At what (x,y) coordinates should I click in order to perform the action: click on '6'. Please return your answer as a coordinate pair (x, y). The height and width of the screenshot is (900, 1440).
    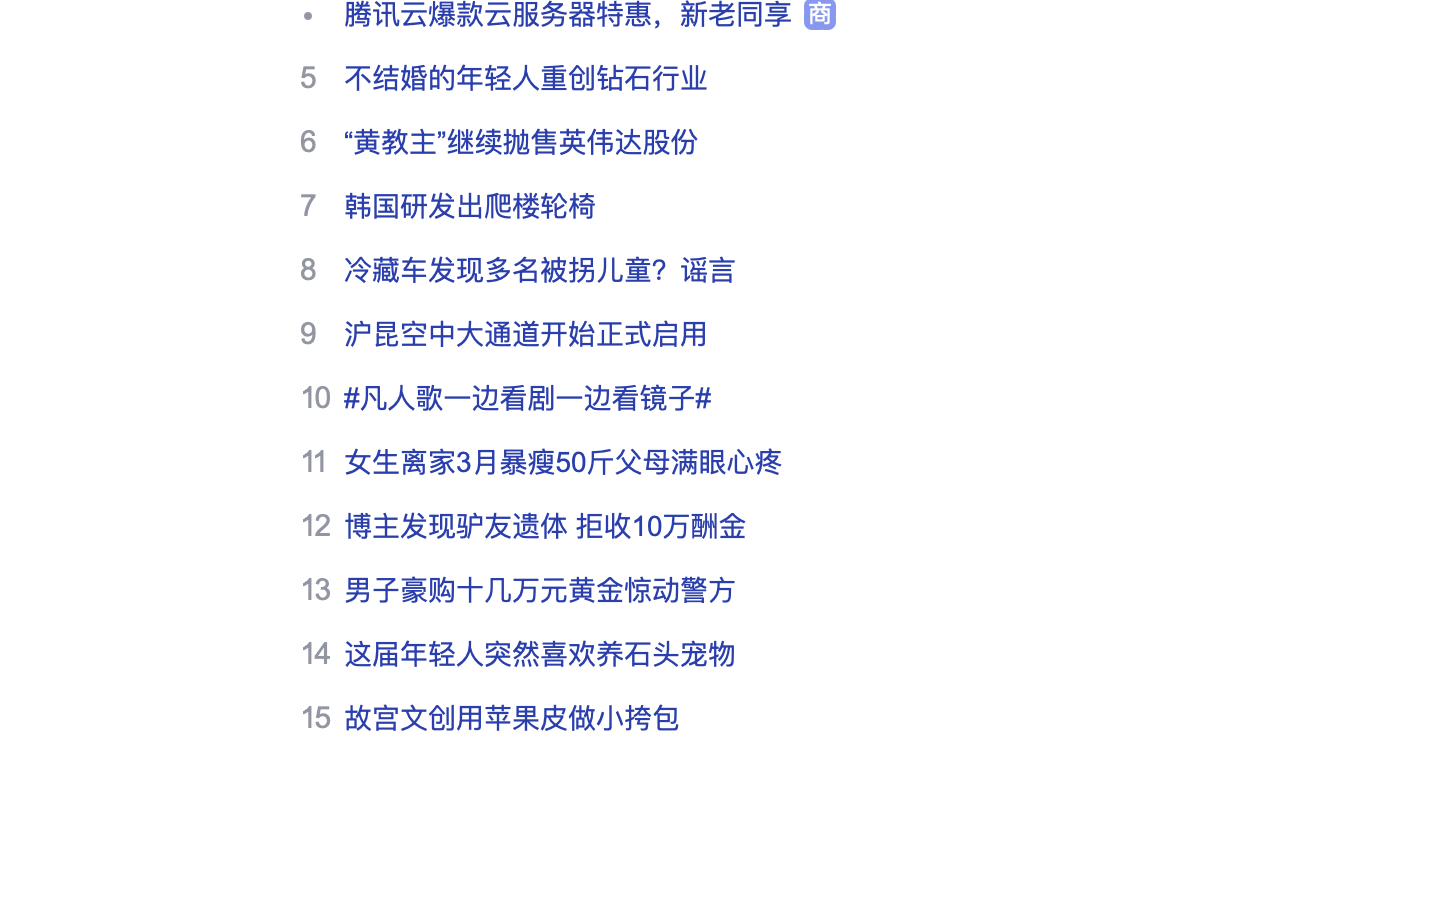
    Looking at the image, I should click on (308, 141).